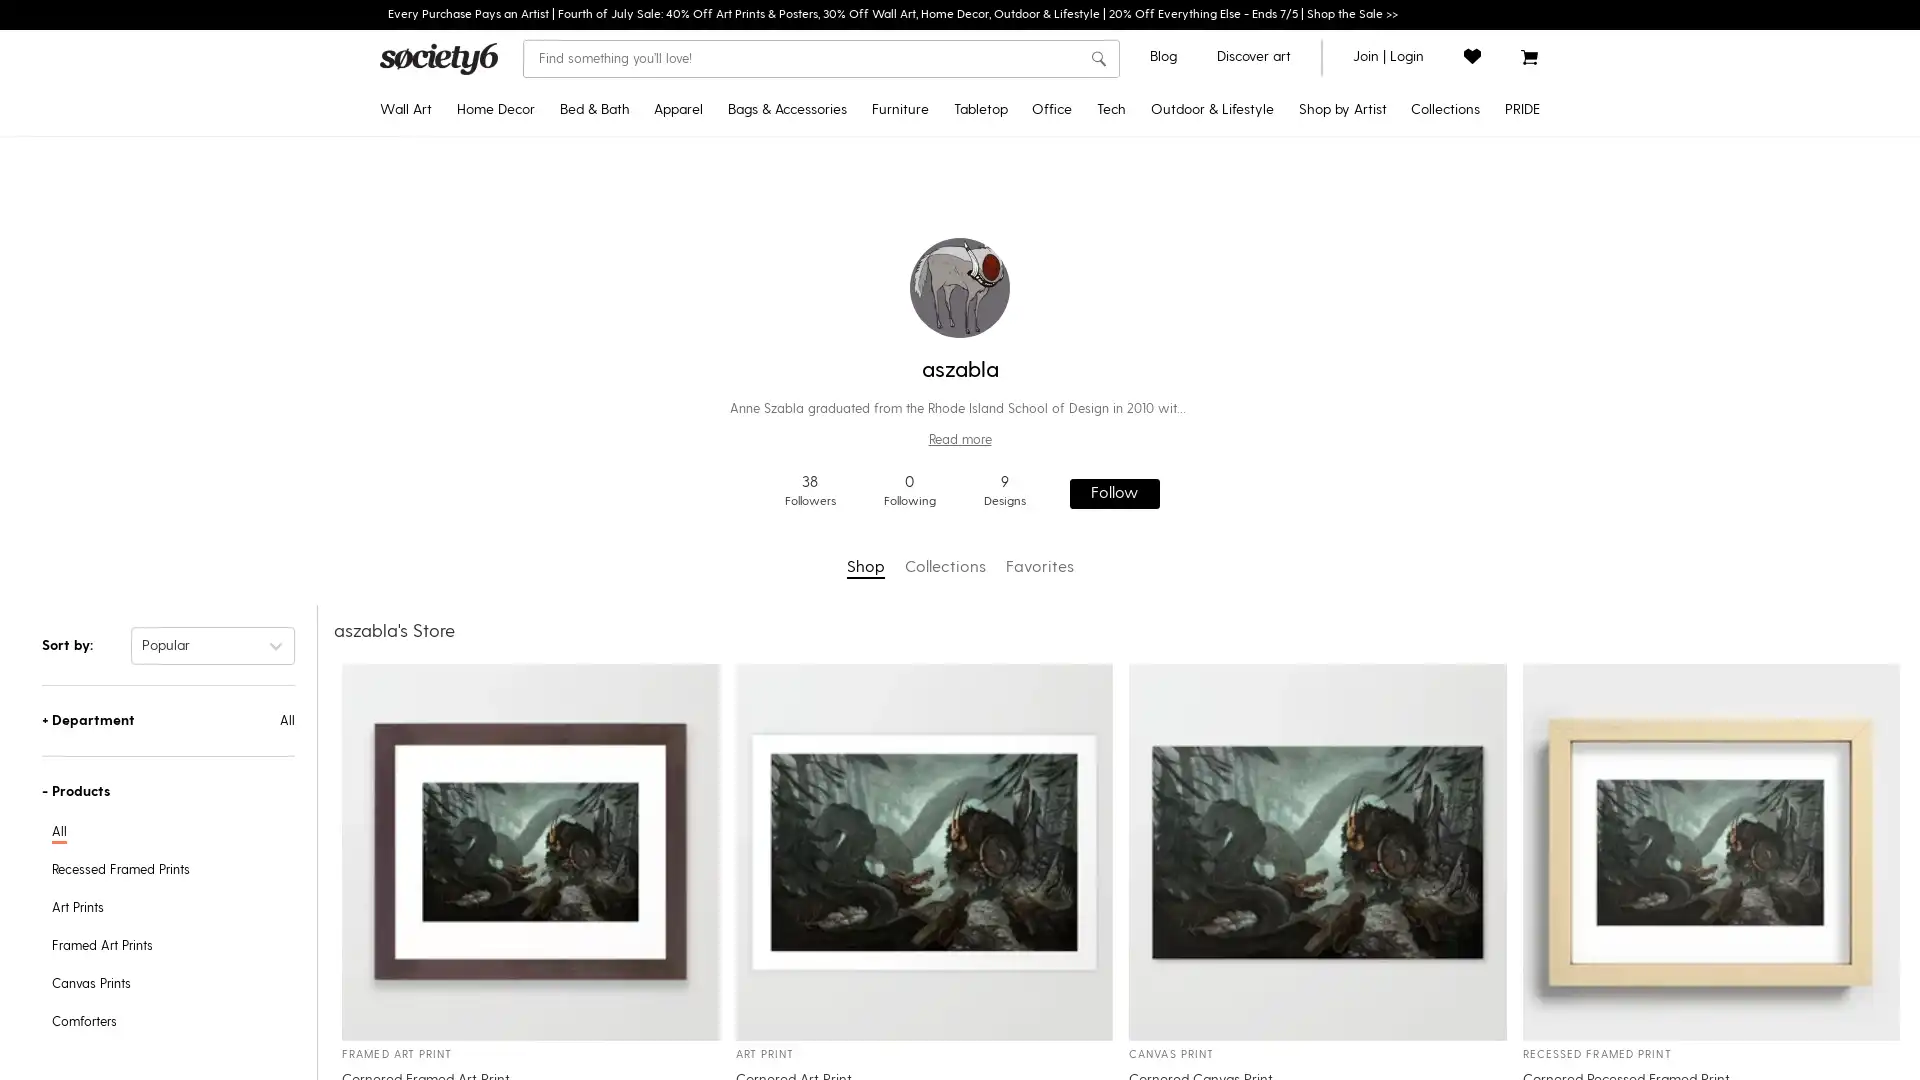 The width and height of the screenshot is (1920, 1080). I want to click on Pattern Play, so click(1371, 451).